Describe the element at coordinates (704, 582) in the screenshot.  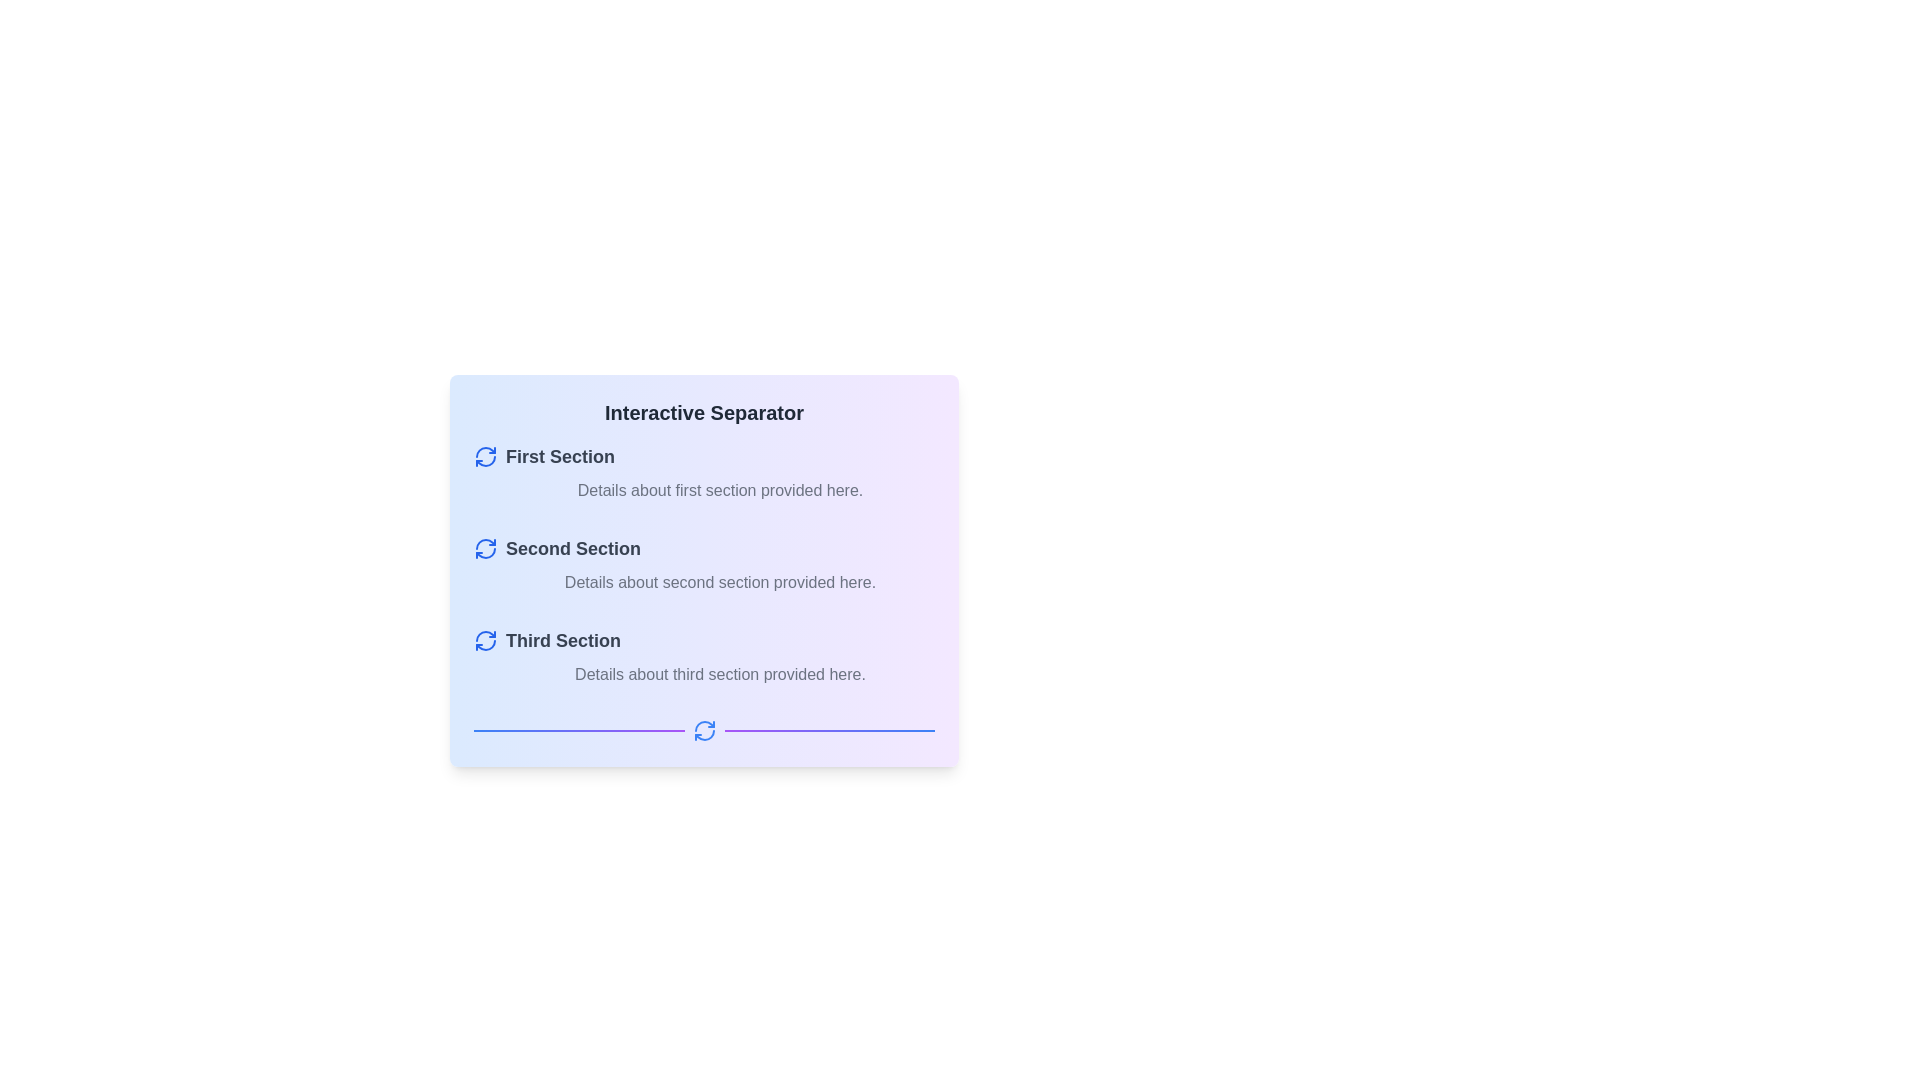
I see `the Text Label that provides descriptive information about the 'Second Section' of the interface, positioned below the 'Second Section' heading and to the right of an icon` at that location.